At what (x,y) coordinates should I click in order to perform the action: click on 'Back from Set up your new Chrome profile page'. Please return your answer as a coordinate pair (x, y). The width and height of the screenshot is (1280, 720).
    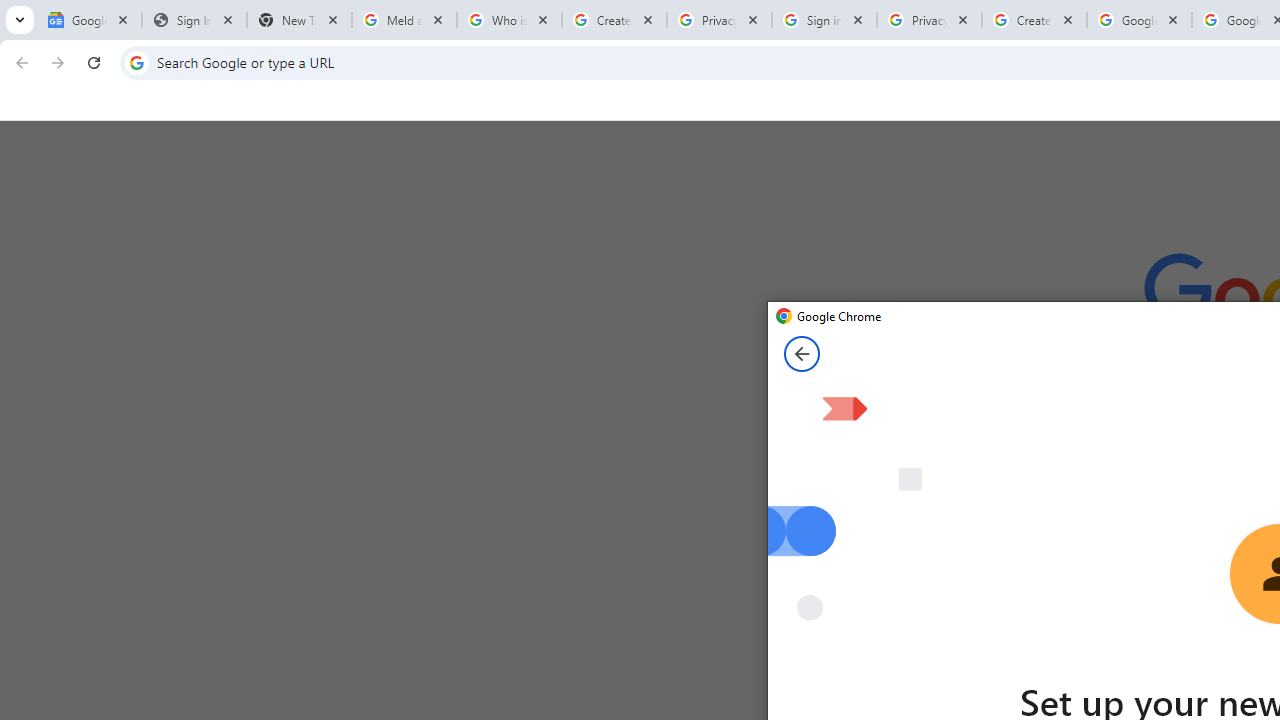
    Looking at the image, I should click on (801, 353).